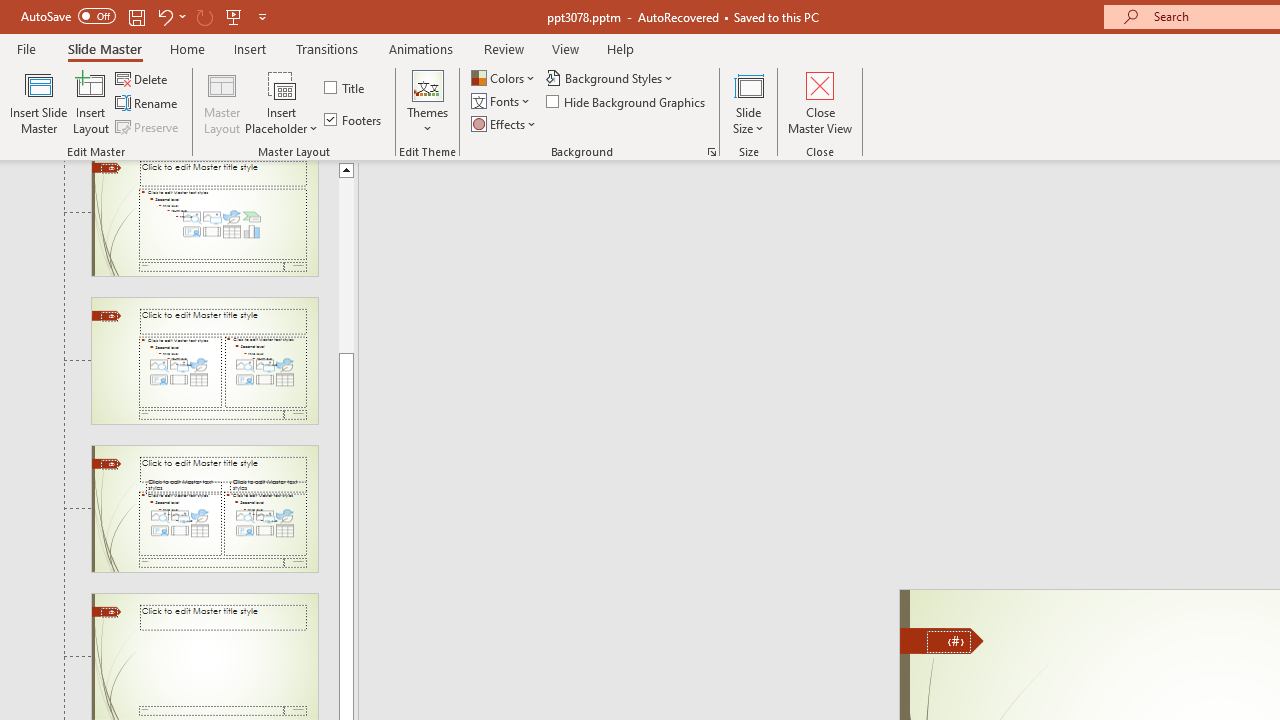 The image size is (1280, 720). What do you see at coordinates (503, 48) in the screenshot?
I see `'Review'` at bounding box center [503, 48].